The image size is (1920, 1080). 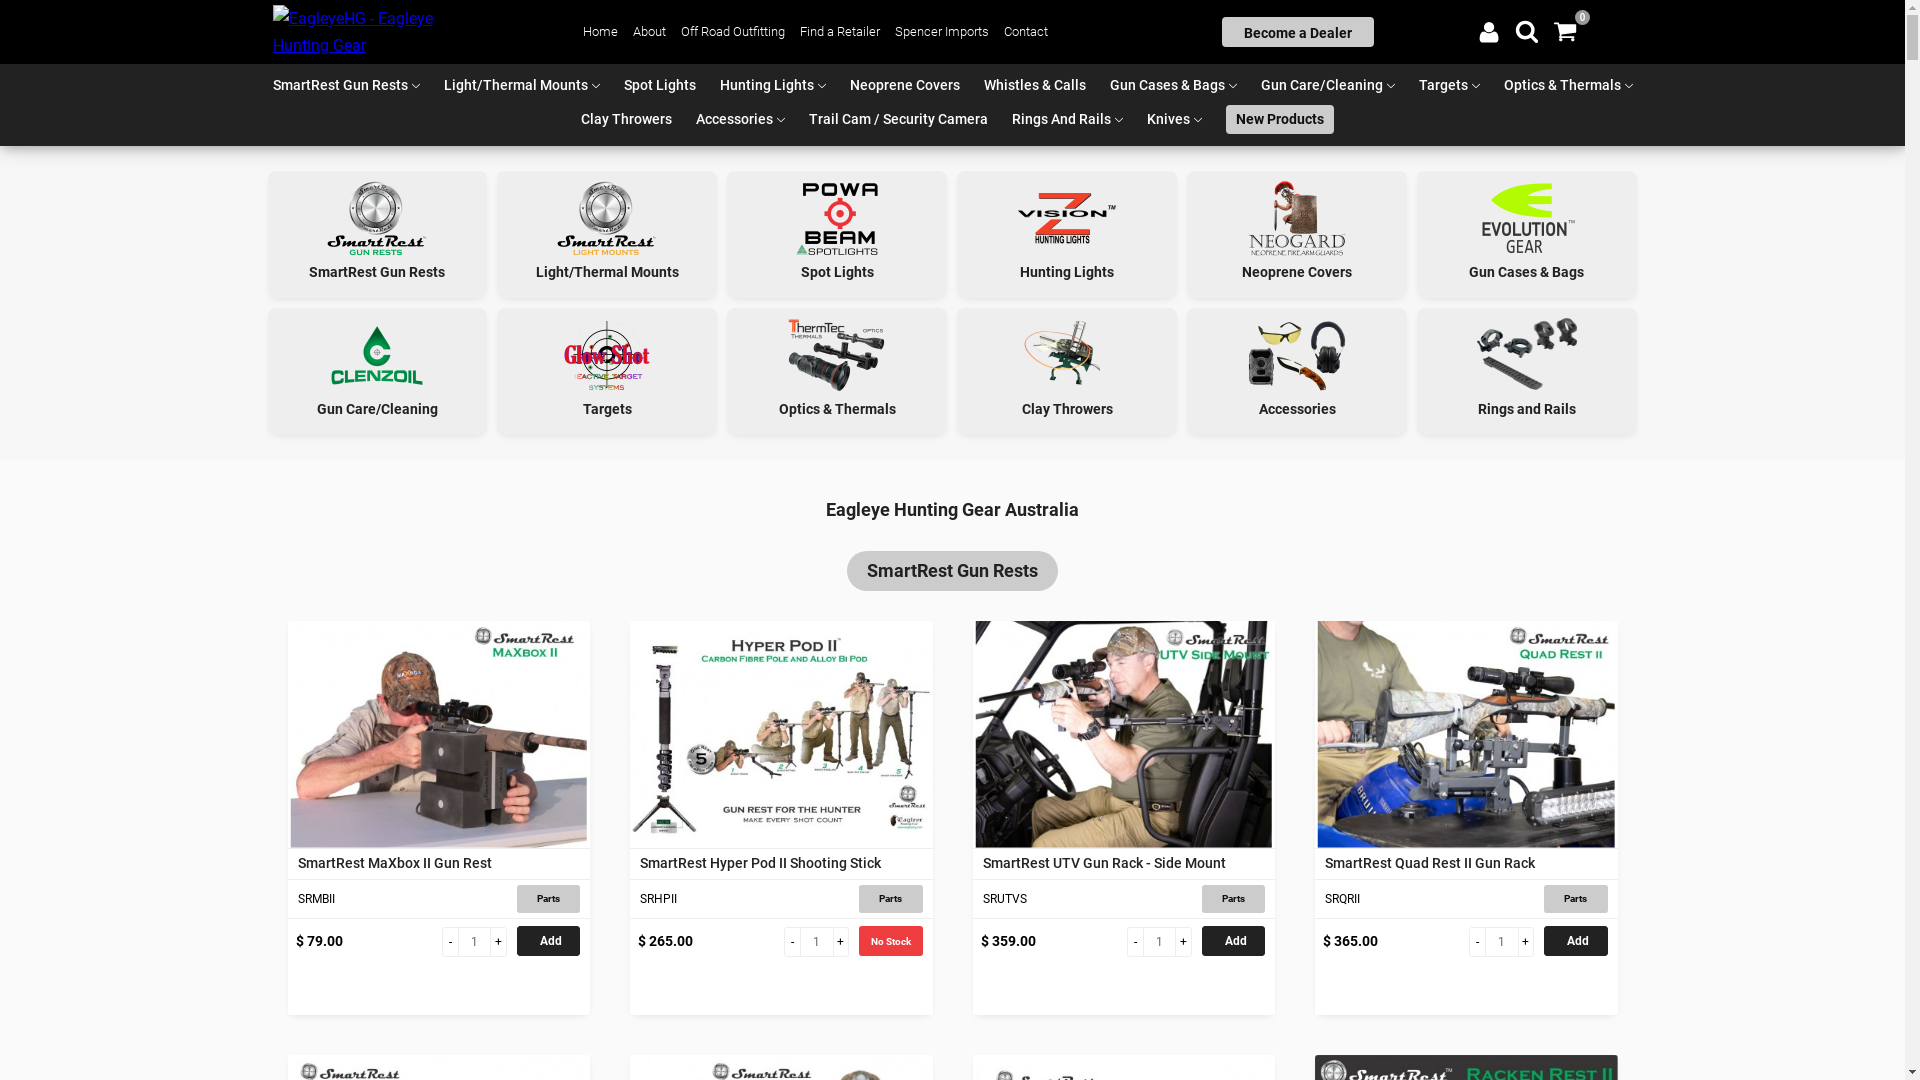 I want to click on 'SmartRest UTV Gun Rack - Side Mount', so click(x=1123, y=862).